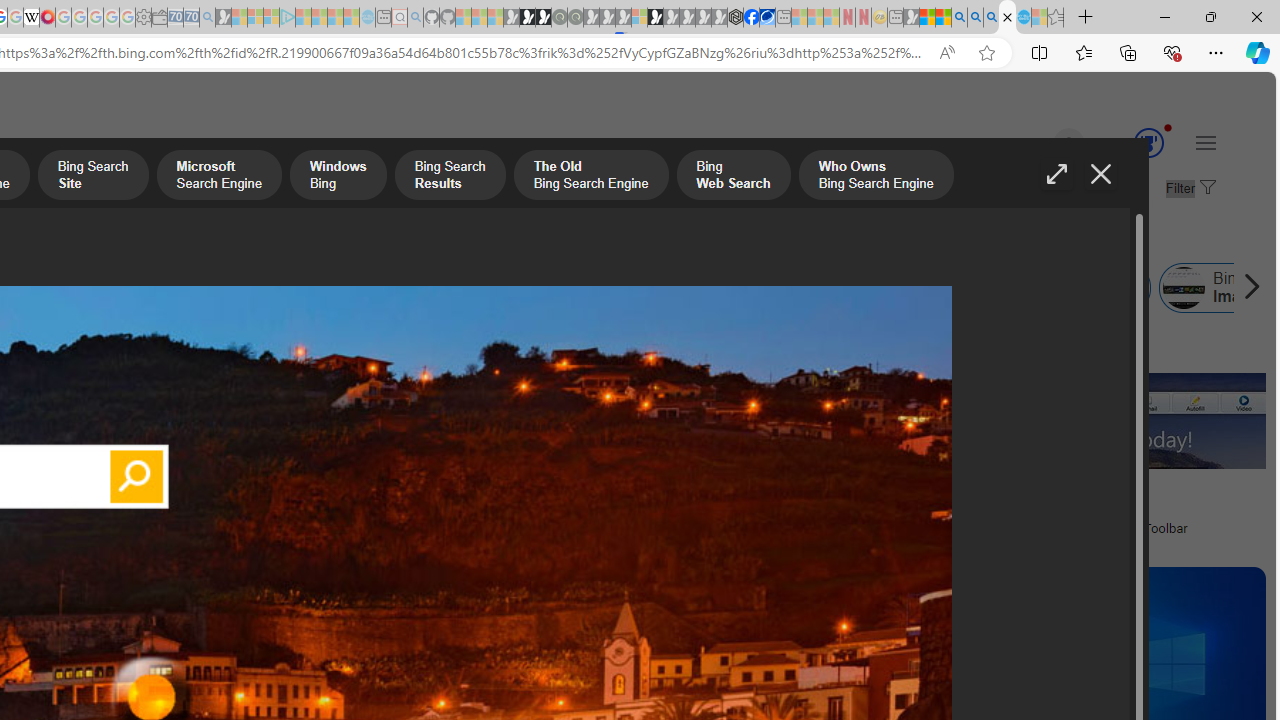  Describe the element at coordinates (1069, 527) in the screenshot. I see `'Download Bing Bar, the new Bing Toolbar'` at that location.